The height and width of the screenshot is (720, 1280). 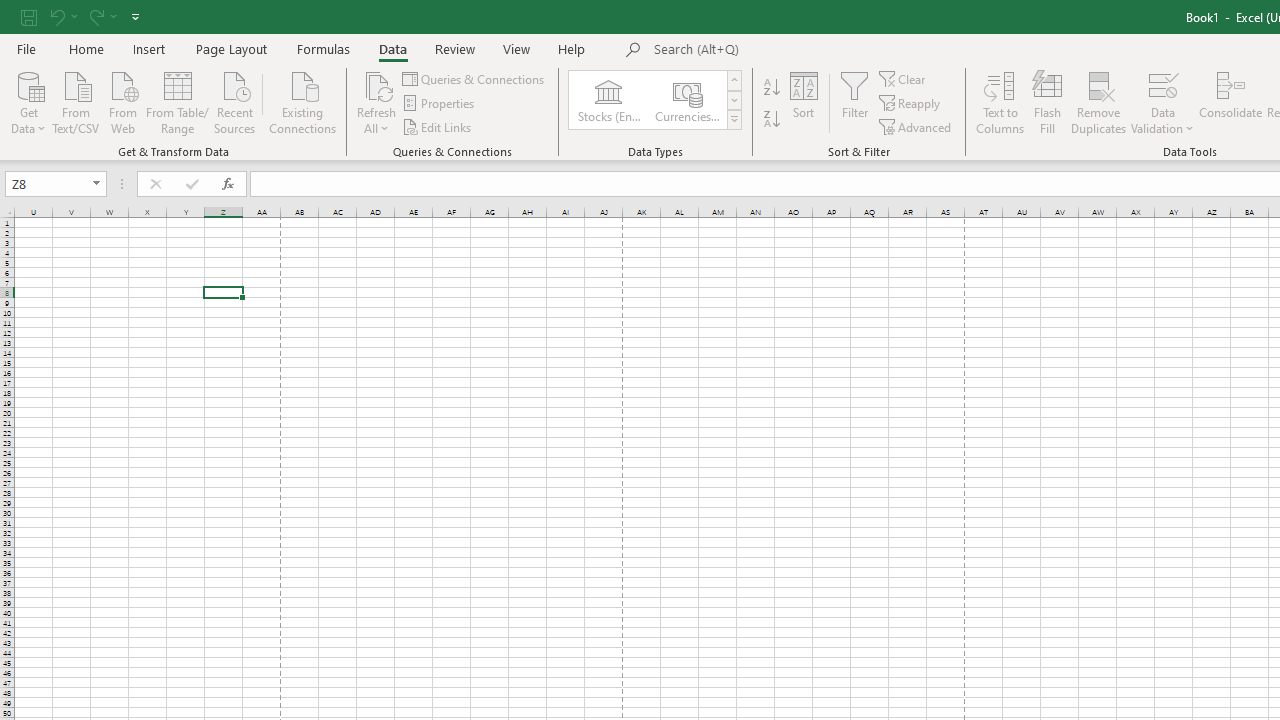 I want to click on 'Recent Sources', so click(x=235, y=101).